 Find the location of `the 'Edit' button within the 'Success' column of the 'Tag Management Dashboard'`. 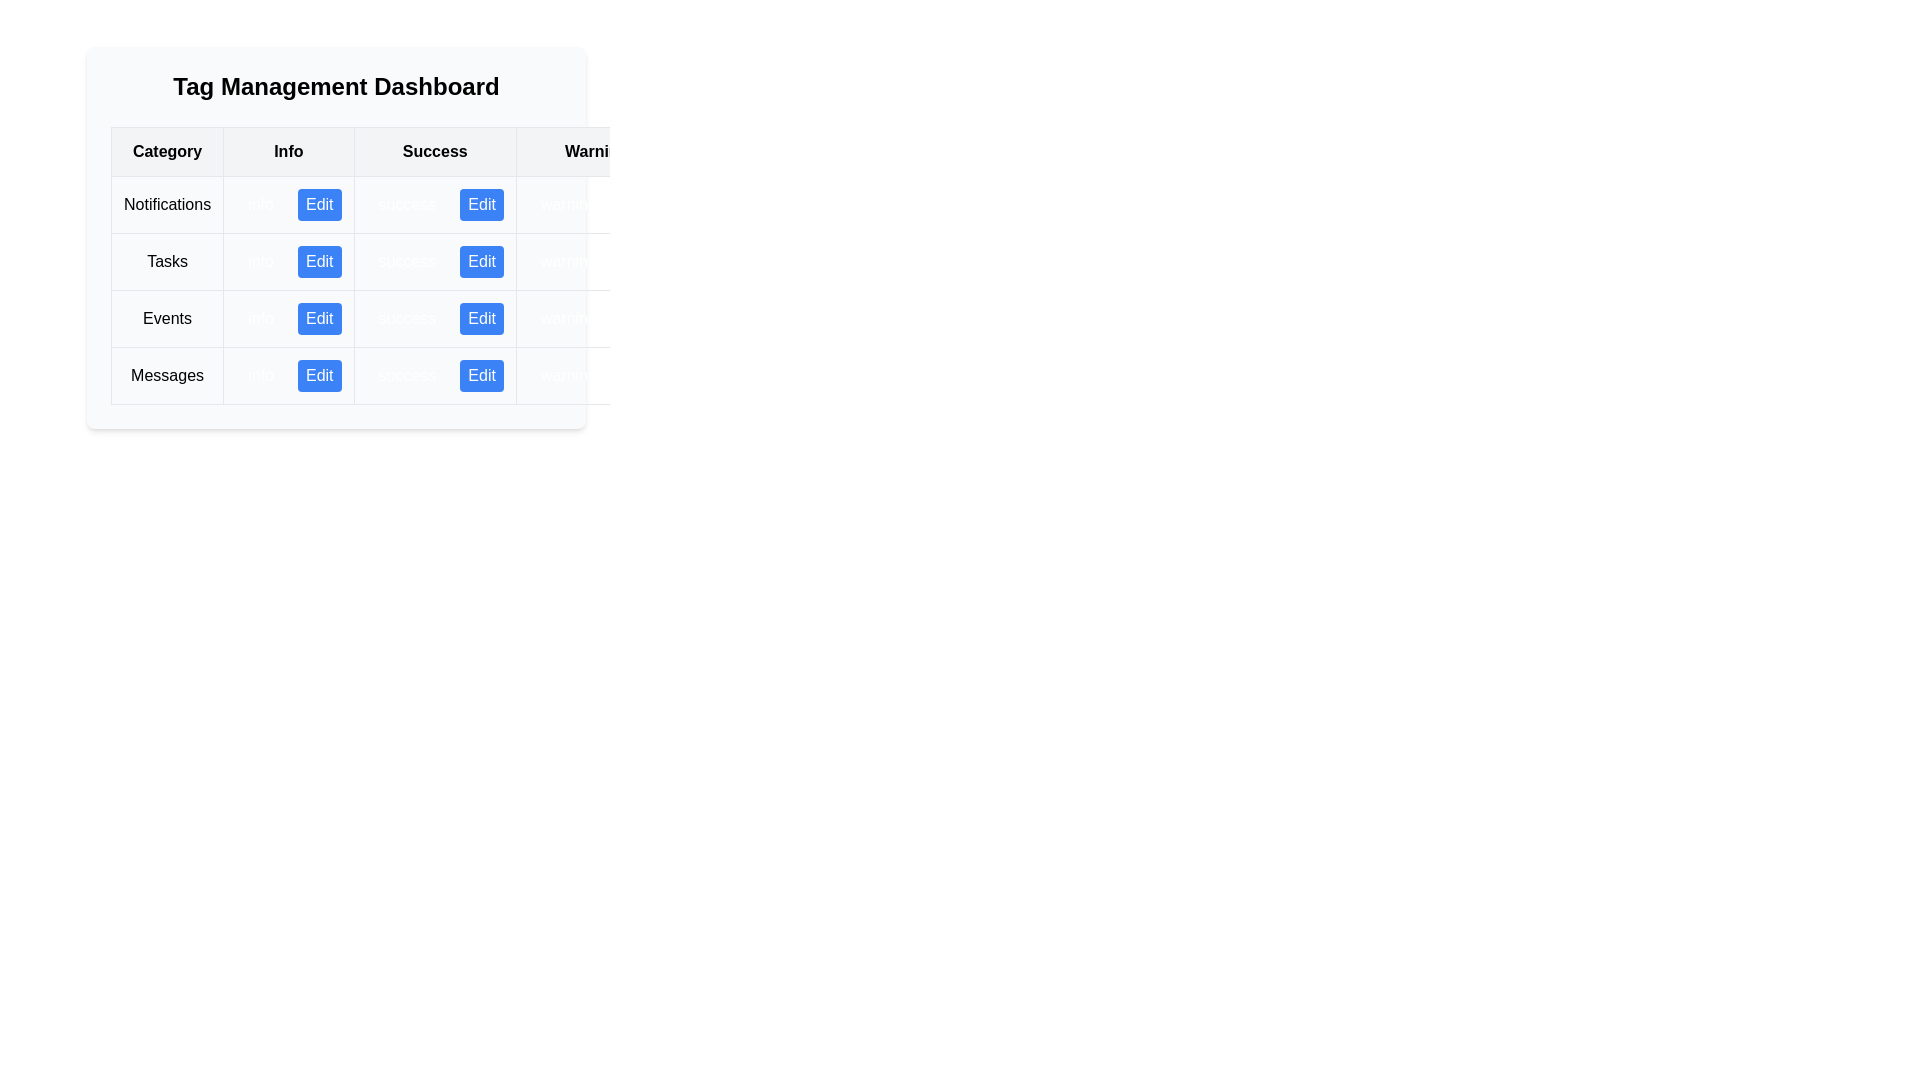

the 'Edit' button within the 'Success' column of the 'Tag Management Dashboard' is located at coordinates (434, 375).